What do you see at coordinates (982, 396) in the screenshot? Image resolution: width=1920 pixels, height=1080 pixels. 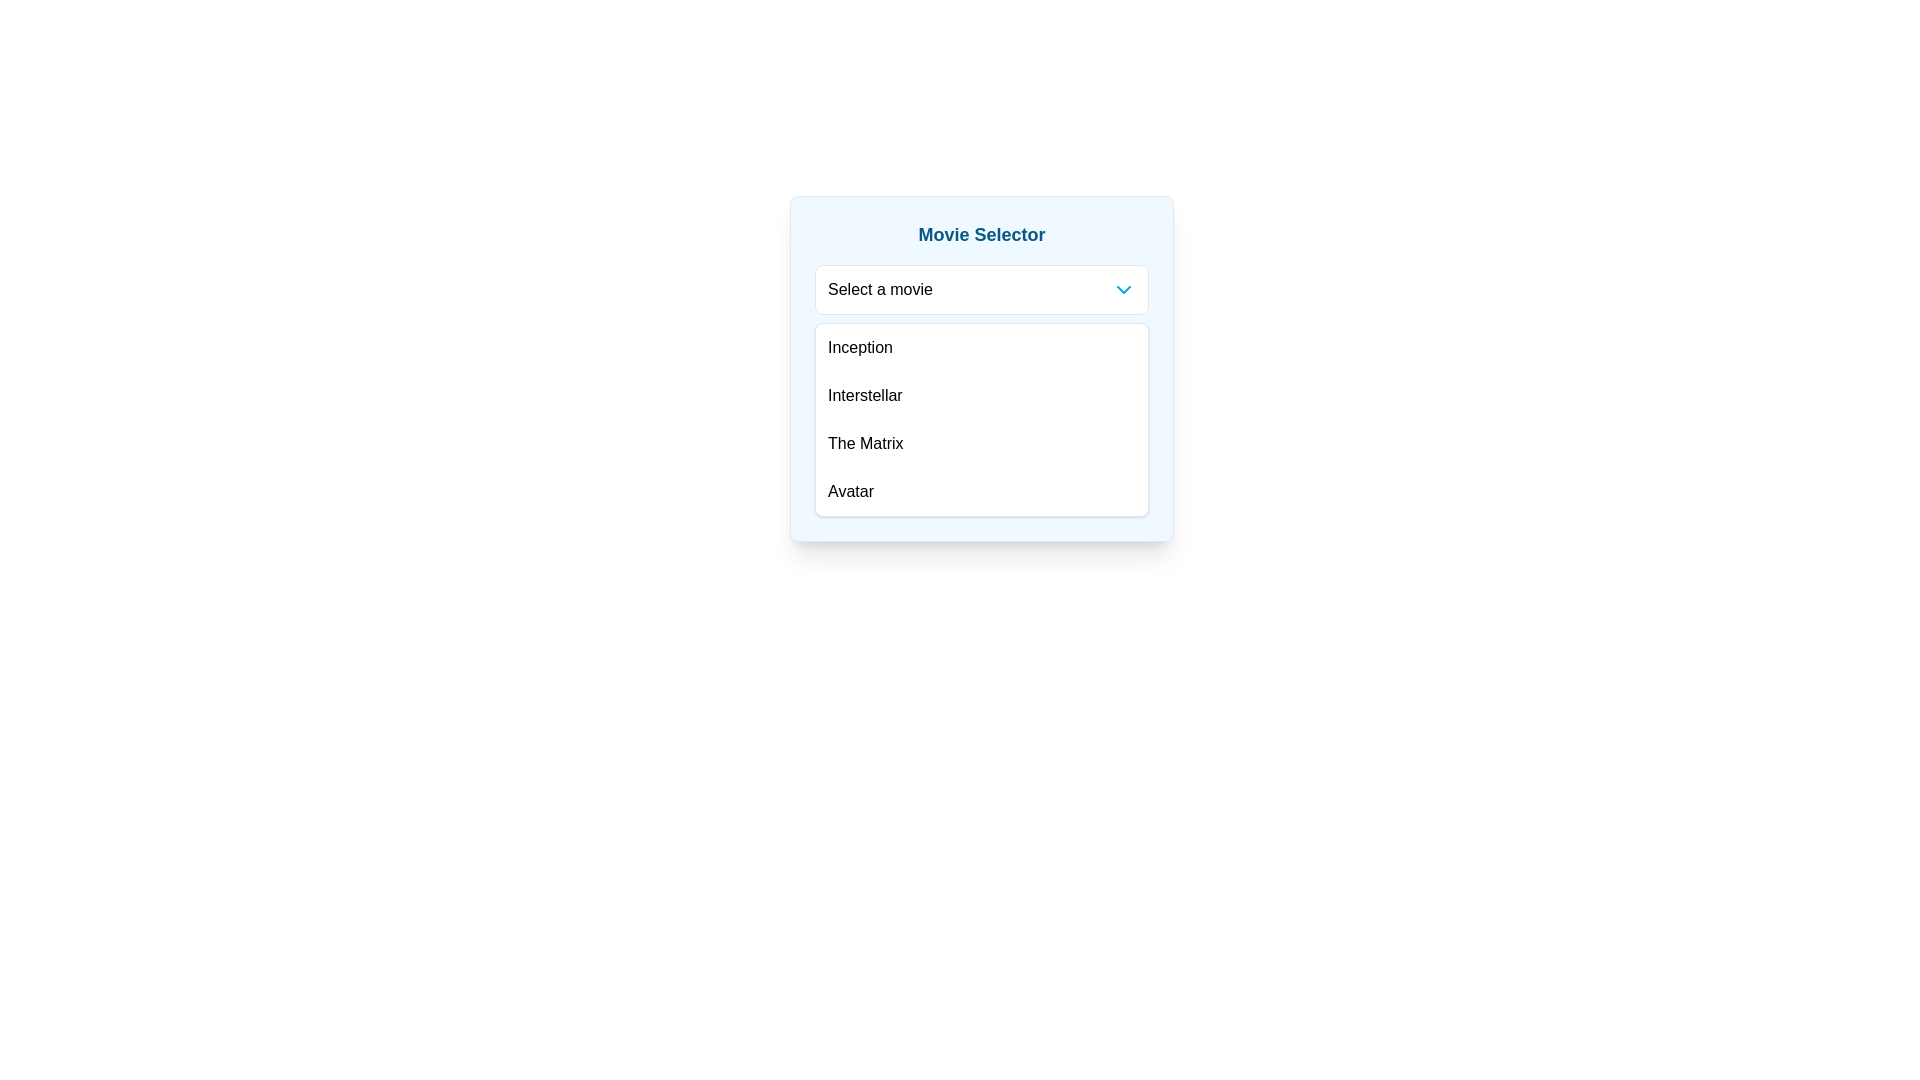 I see `to select the movie option located directly below 'Inception' in the dropdown menu labeled 'Movie Selector'` at bounding box center [982, 396].